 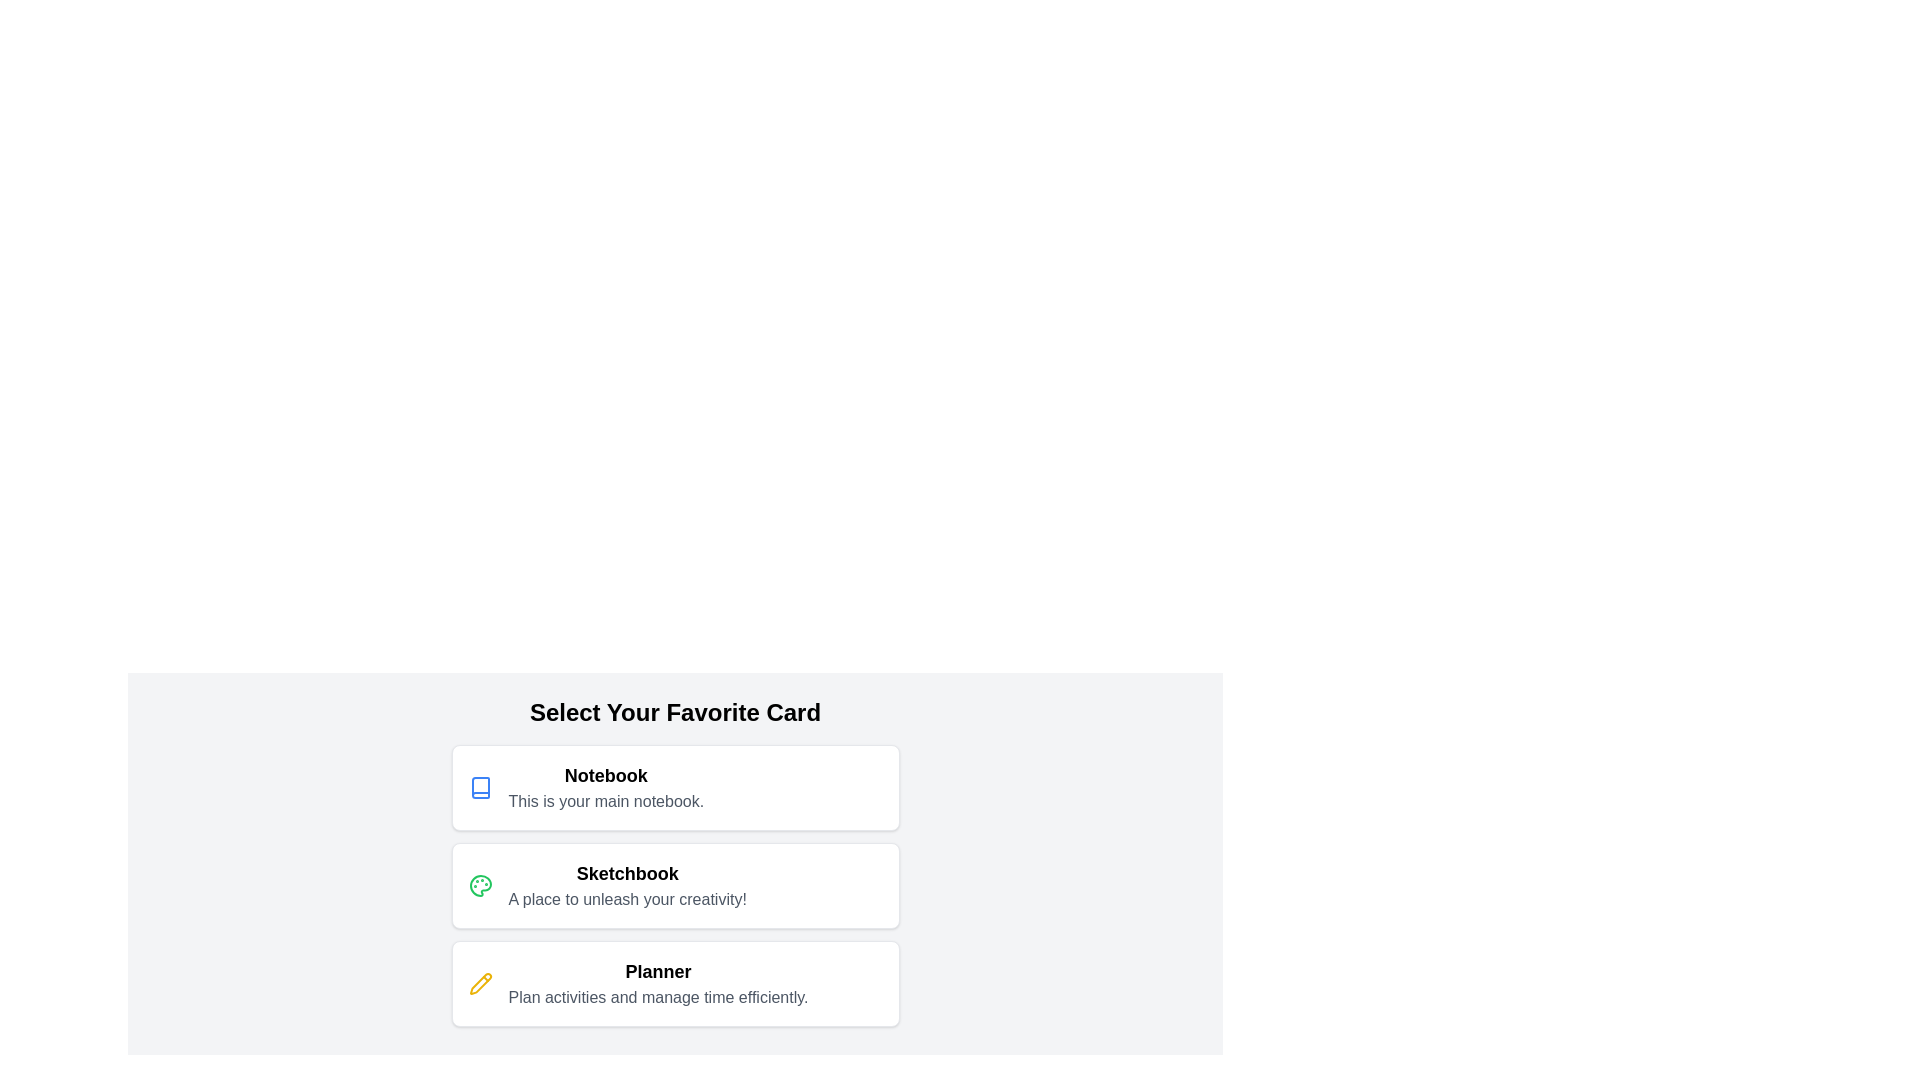 I want to click on the 'Sketchbook' feature card, which is the second card in a vertical list of three cards located between the 'Notebook' and 'Planner' cards, so click(x=675, y=885).